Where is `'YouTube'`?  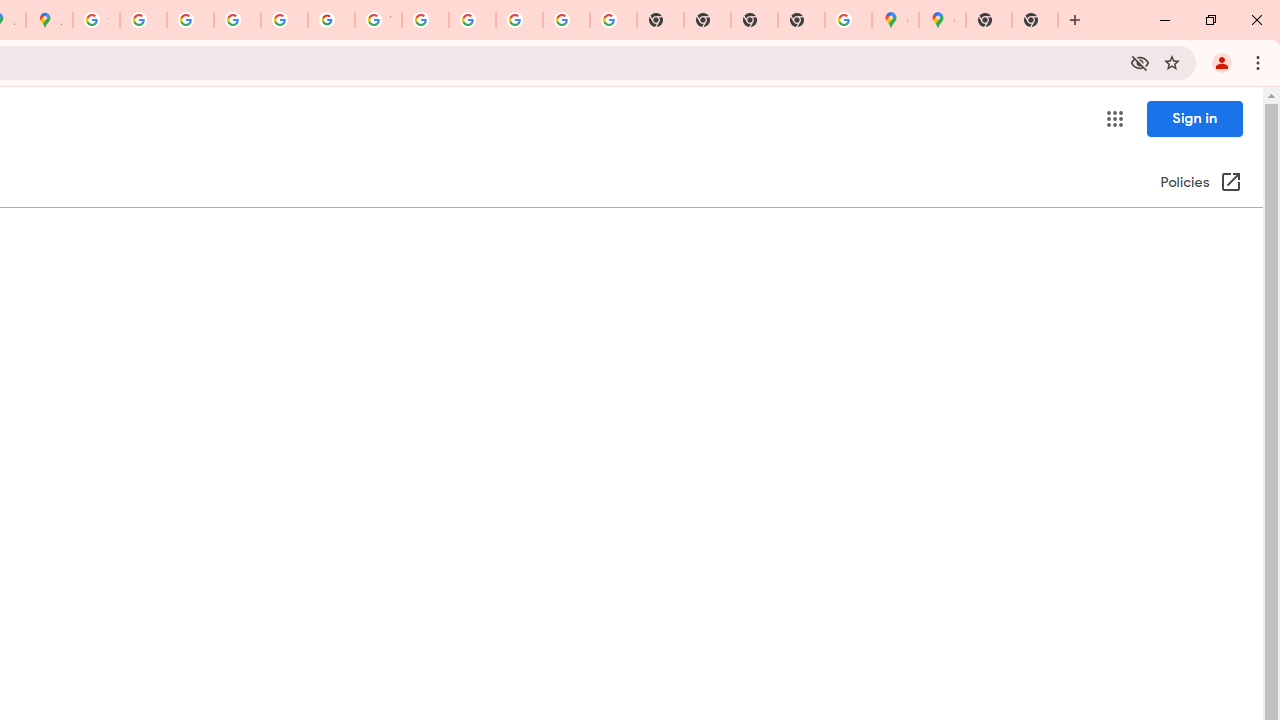
'YouTube' is located at coordinates (378, 20).